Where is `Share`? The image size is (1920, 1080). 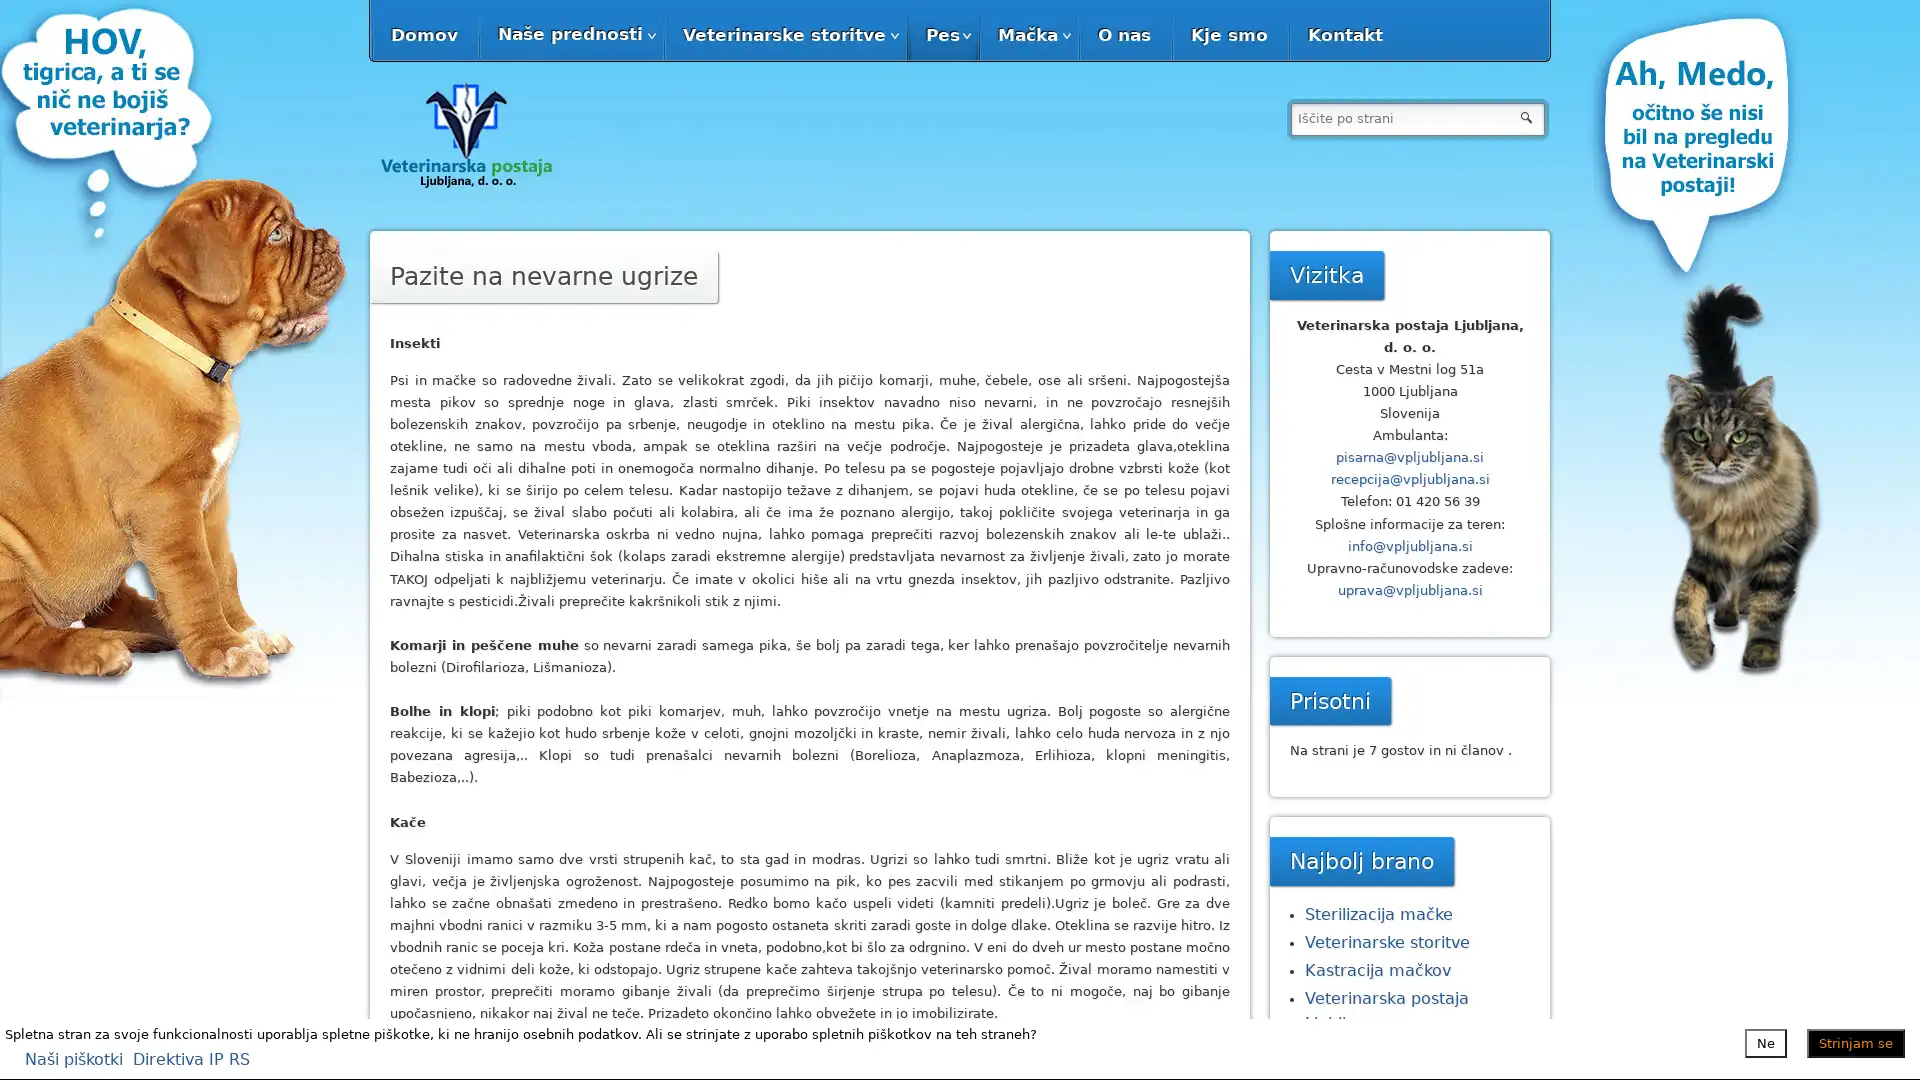 Share is located at coordinates (694, 1054).